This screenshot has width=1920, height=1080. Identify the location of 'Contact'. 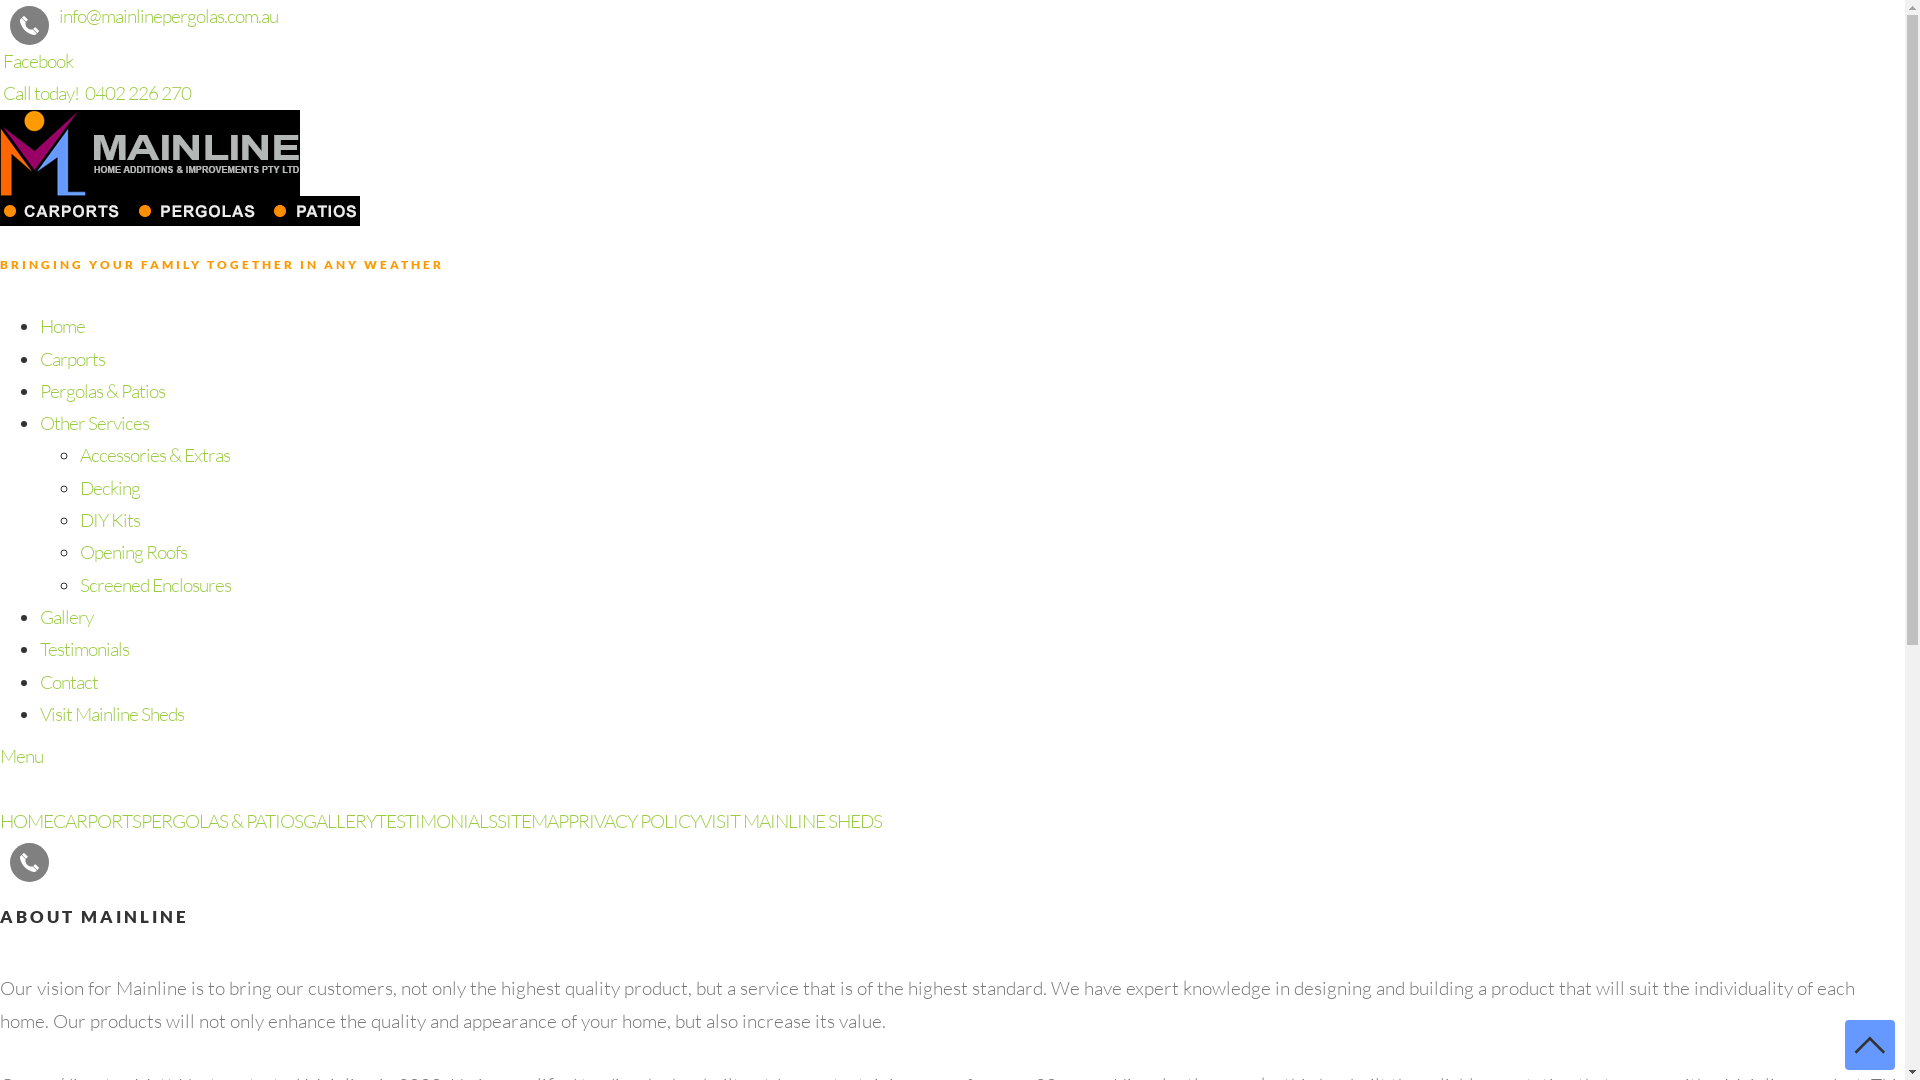
(68, 681).